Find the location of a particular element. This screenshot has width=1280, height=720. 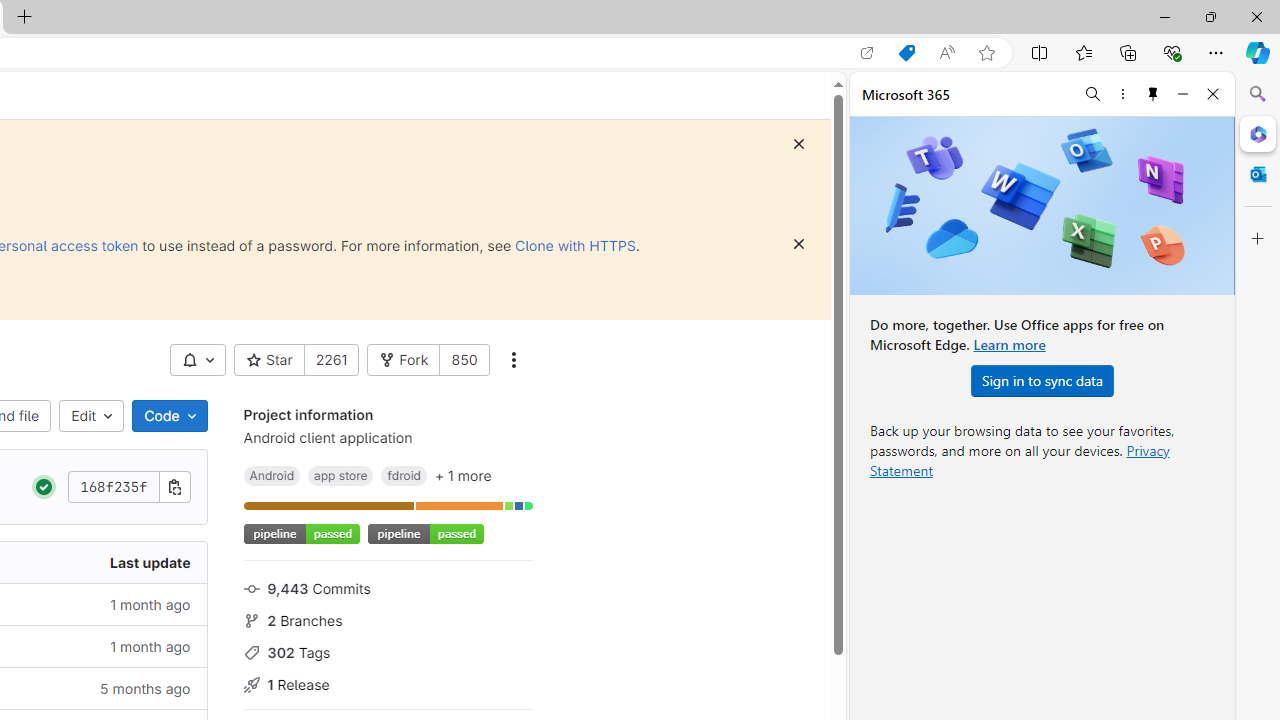

'fdroid' is located at coordinates (403, 475).